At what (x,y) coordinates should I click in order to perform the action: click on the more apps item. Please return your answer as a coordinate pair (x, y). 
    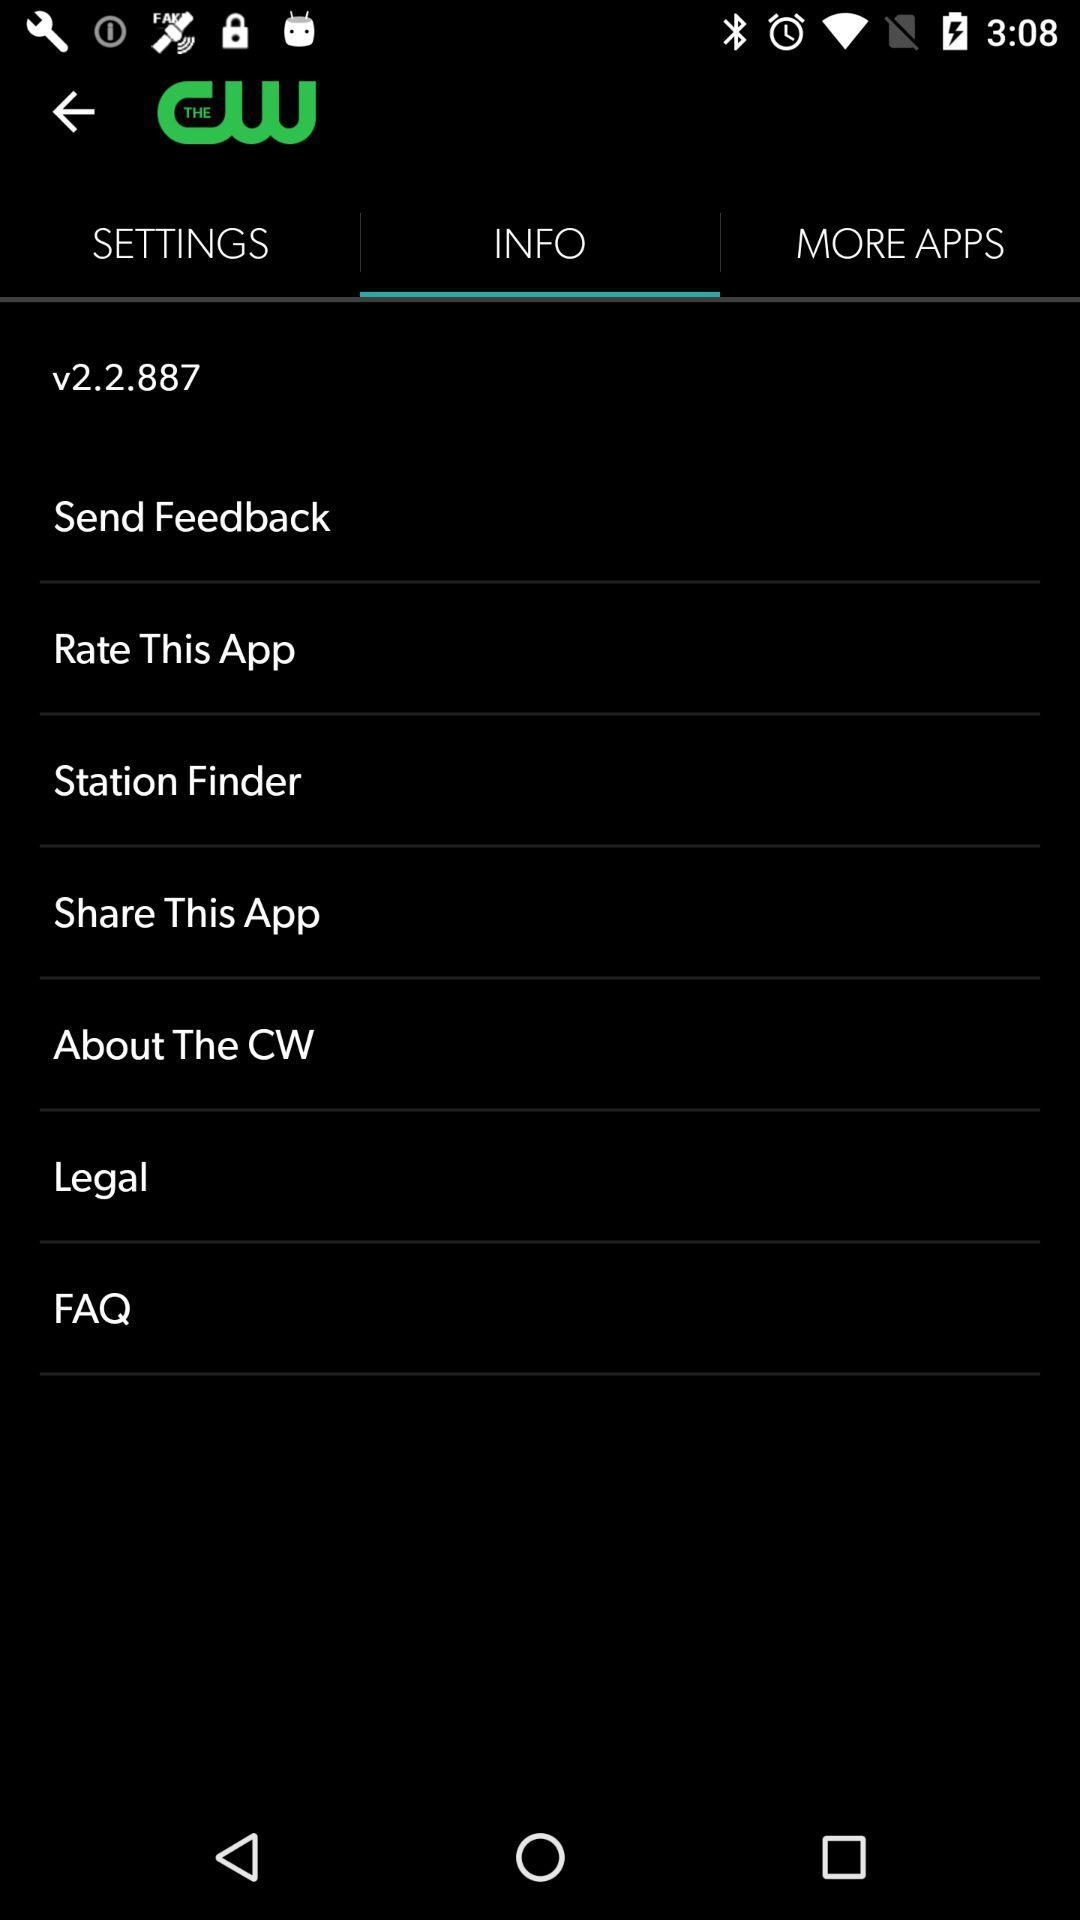
    Looking at the image, I should click on (898, 242).